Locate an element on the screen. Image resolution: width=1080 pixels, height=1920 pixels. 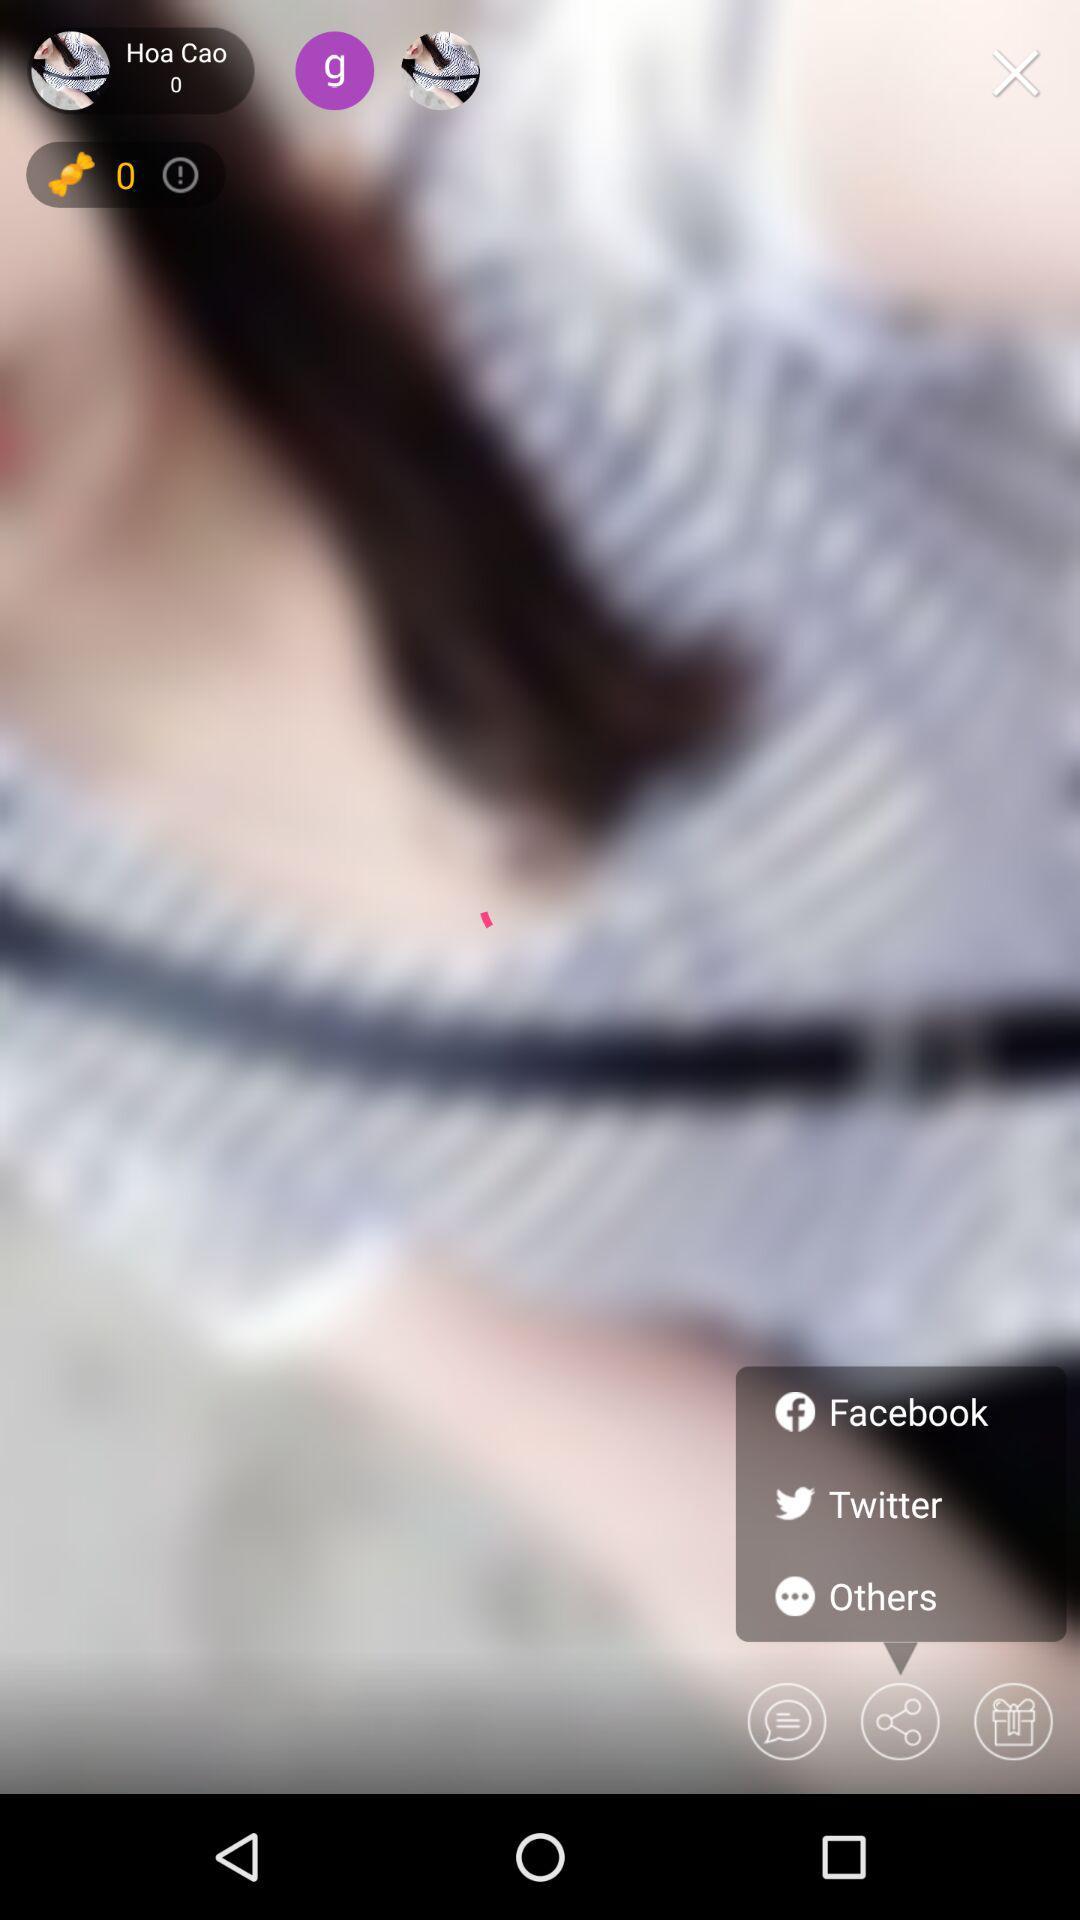
the gift icon is located at coordinates (1012, 1720).